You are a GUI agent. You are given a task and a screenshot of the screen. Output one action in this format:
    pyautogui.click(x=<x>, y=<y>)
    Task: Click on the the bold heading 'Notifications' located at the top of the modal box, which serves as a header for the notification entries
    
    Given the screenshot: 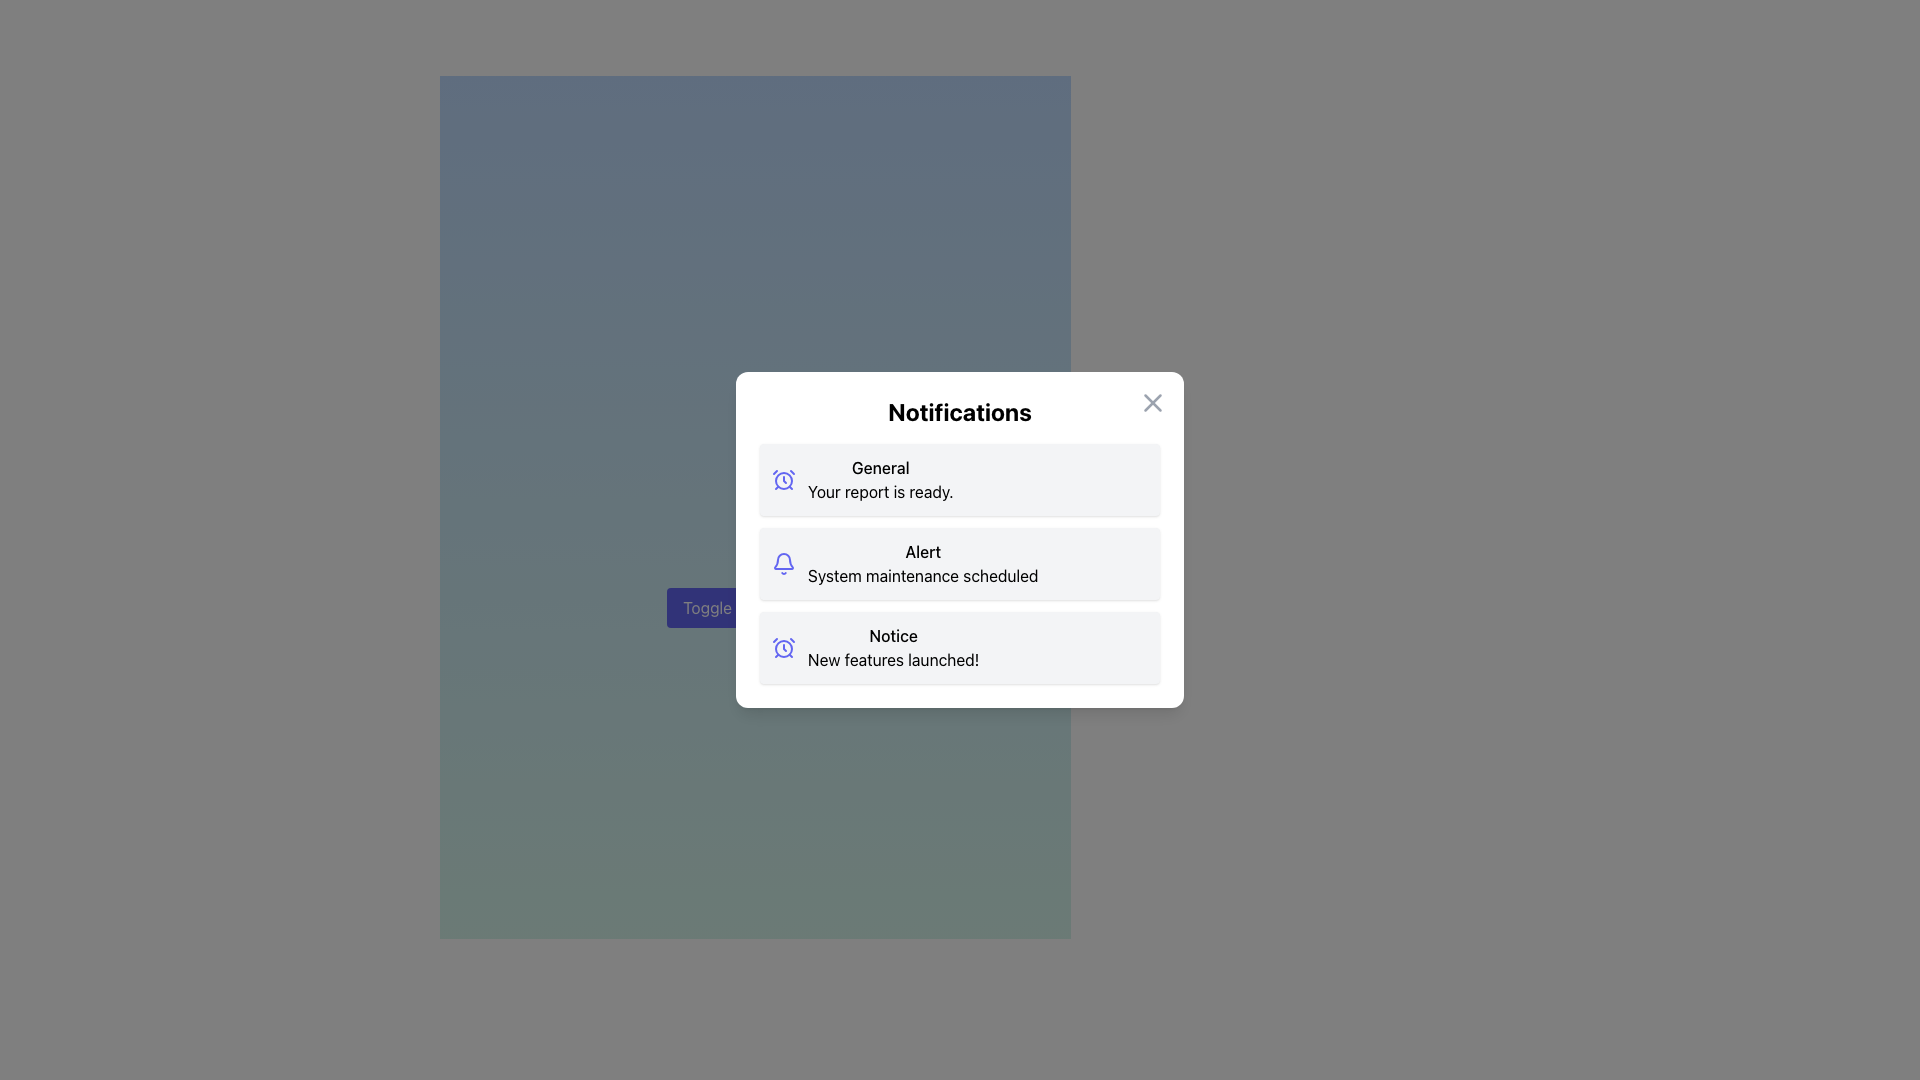 What is the action you would take?
    pyautogui.click(x=960, y=411)
    